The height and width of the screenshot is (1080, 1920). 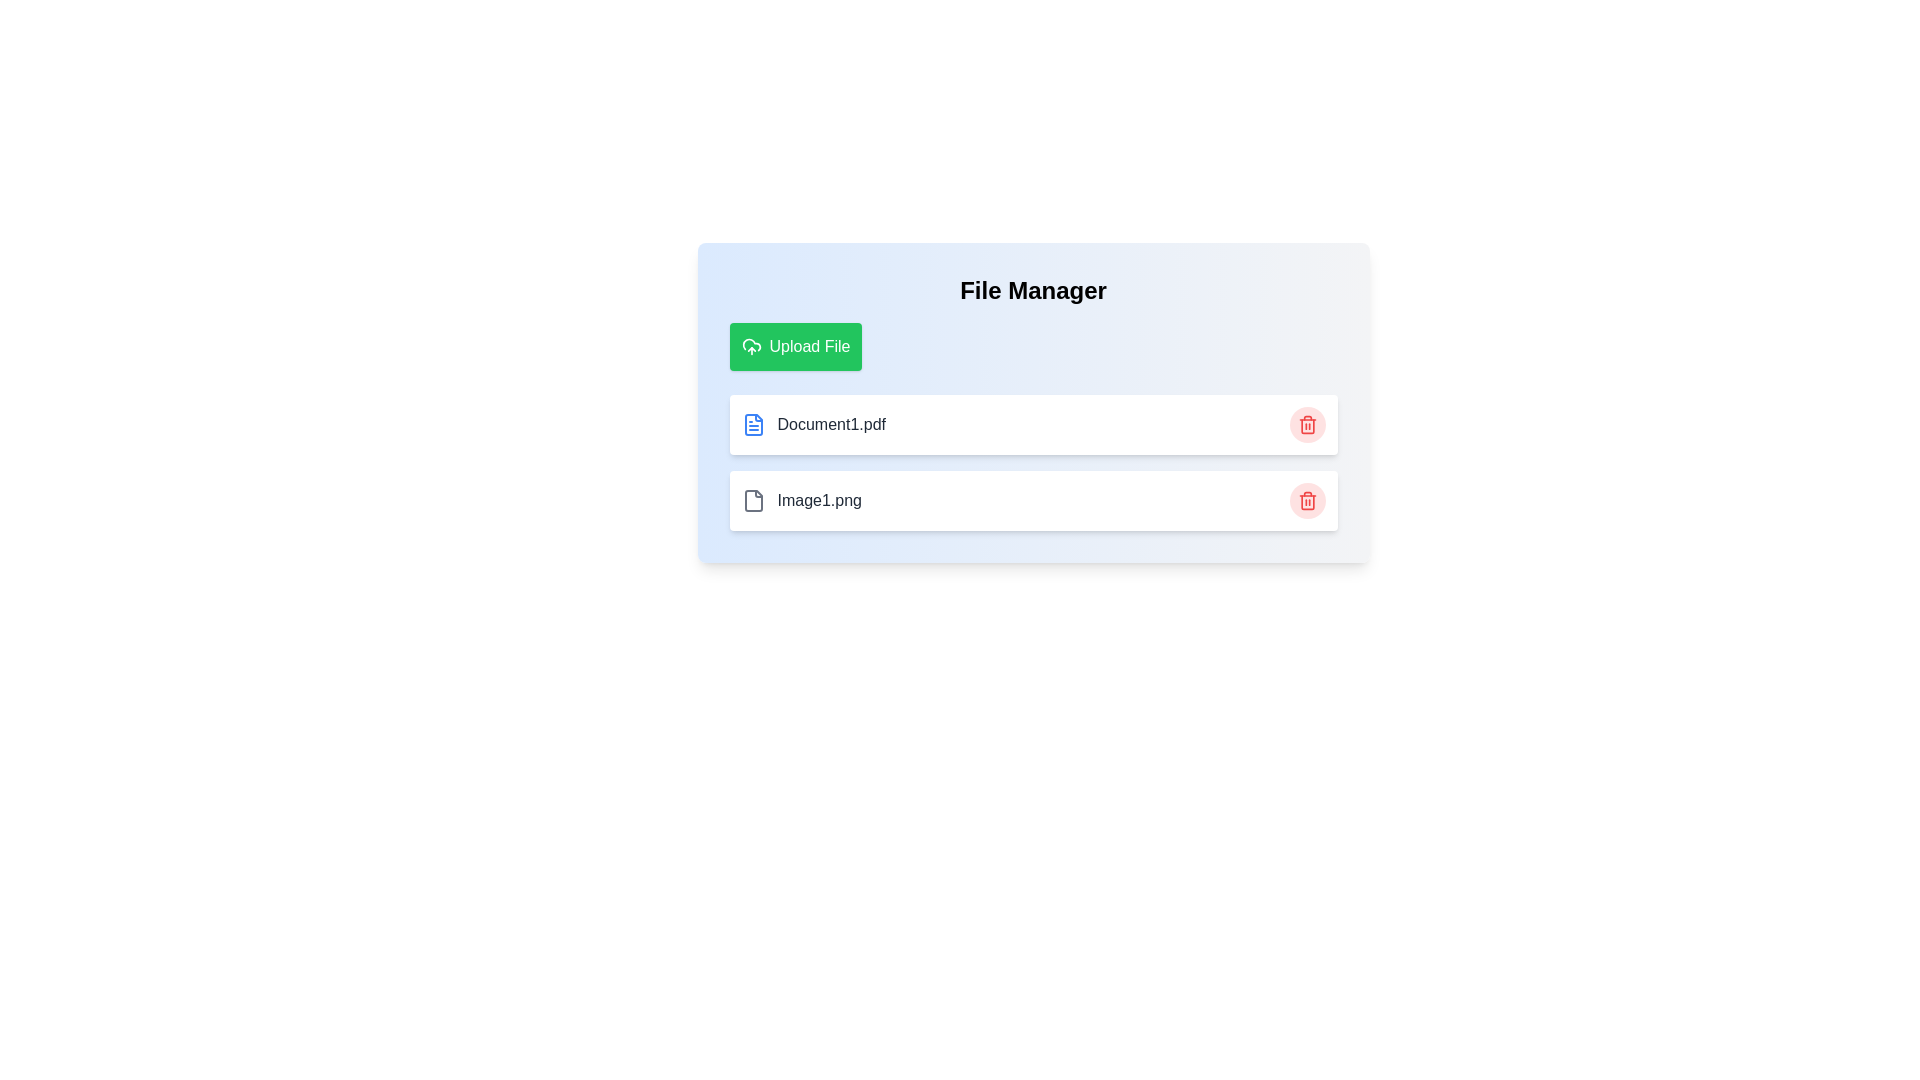 What do you see at coordinates (801, 500) in the screenshot?
I see `the file item representing 'Image1.png' in the file management interface, which consists of a static icon and a text label` at bounding box center [801, 500].